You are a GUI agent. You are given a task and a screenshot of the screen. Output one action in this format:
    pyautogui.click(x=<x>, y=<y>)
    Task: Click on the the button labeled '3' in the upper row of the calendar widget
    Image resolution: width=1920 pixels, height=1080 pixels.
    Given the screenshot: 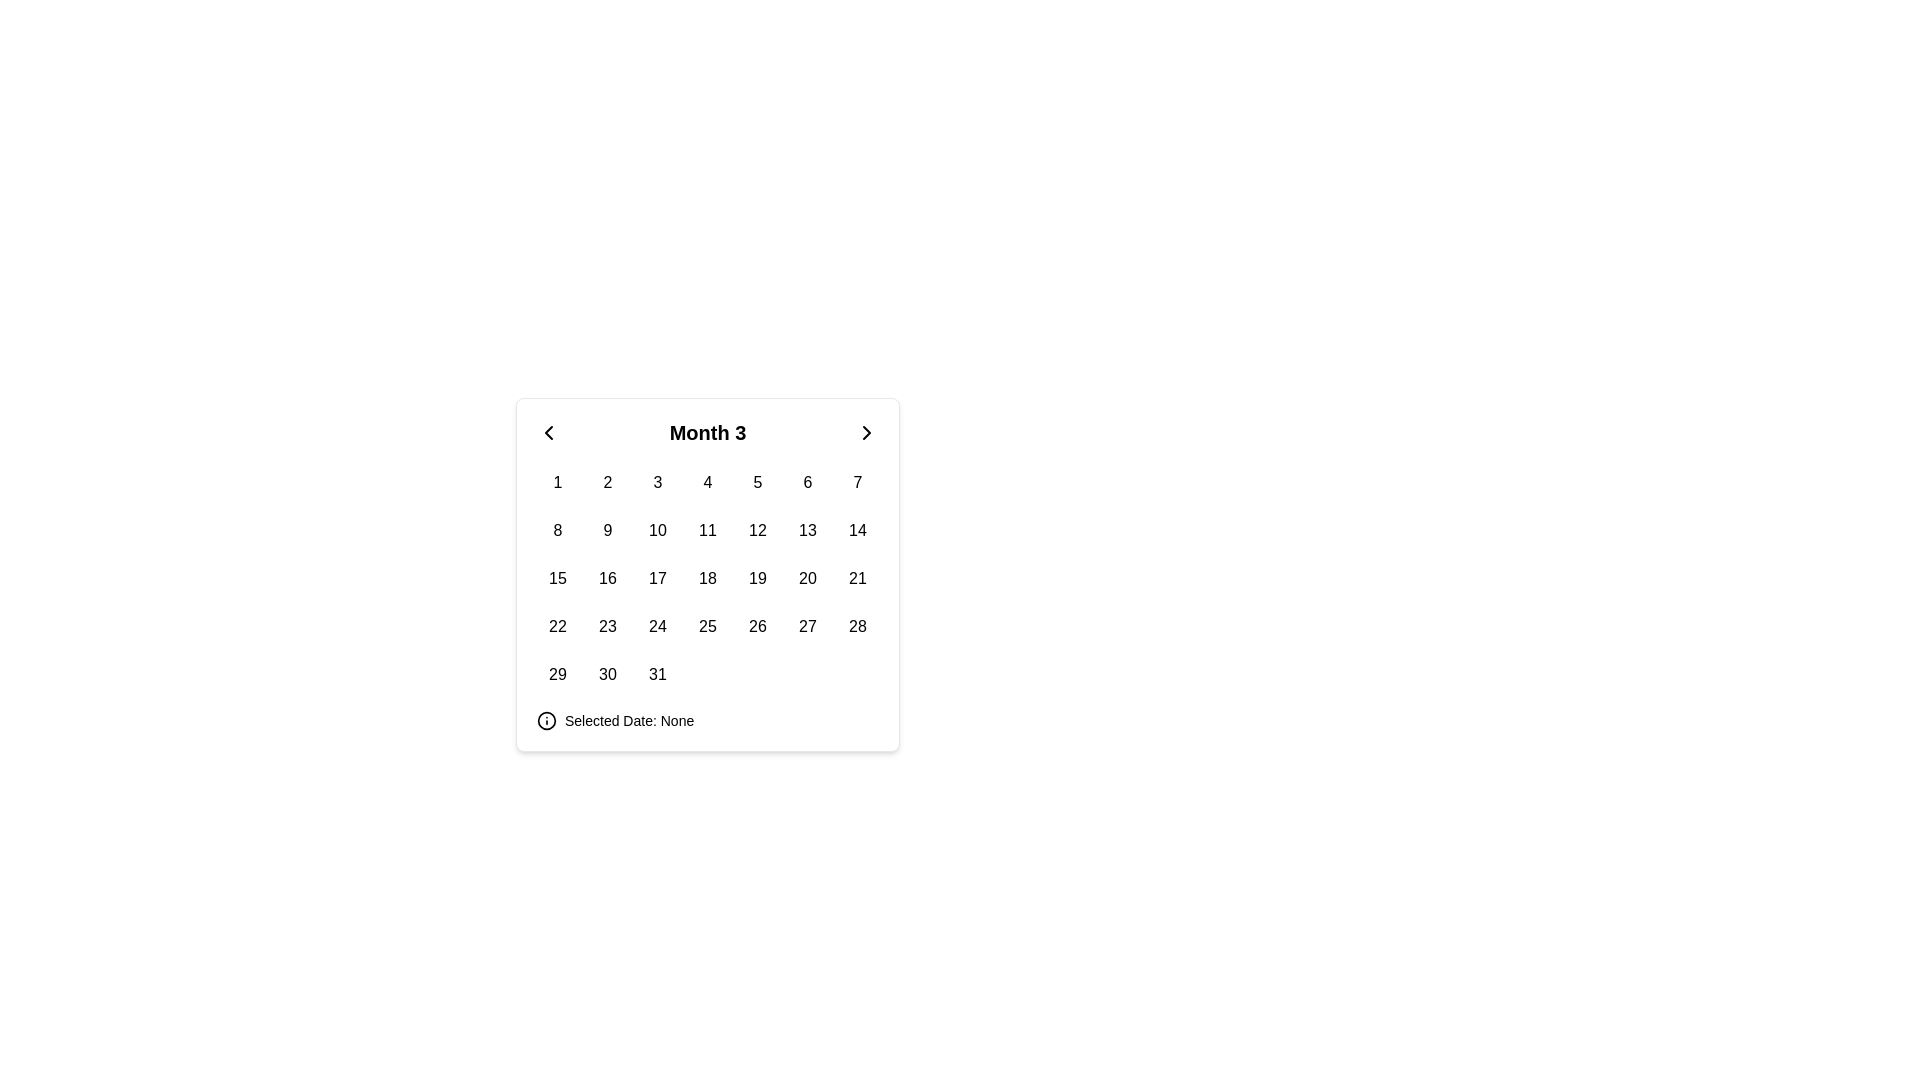 What is the action you would take?
    pyautogui.click(x=657, y=482)
    